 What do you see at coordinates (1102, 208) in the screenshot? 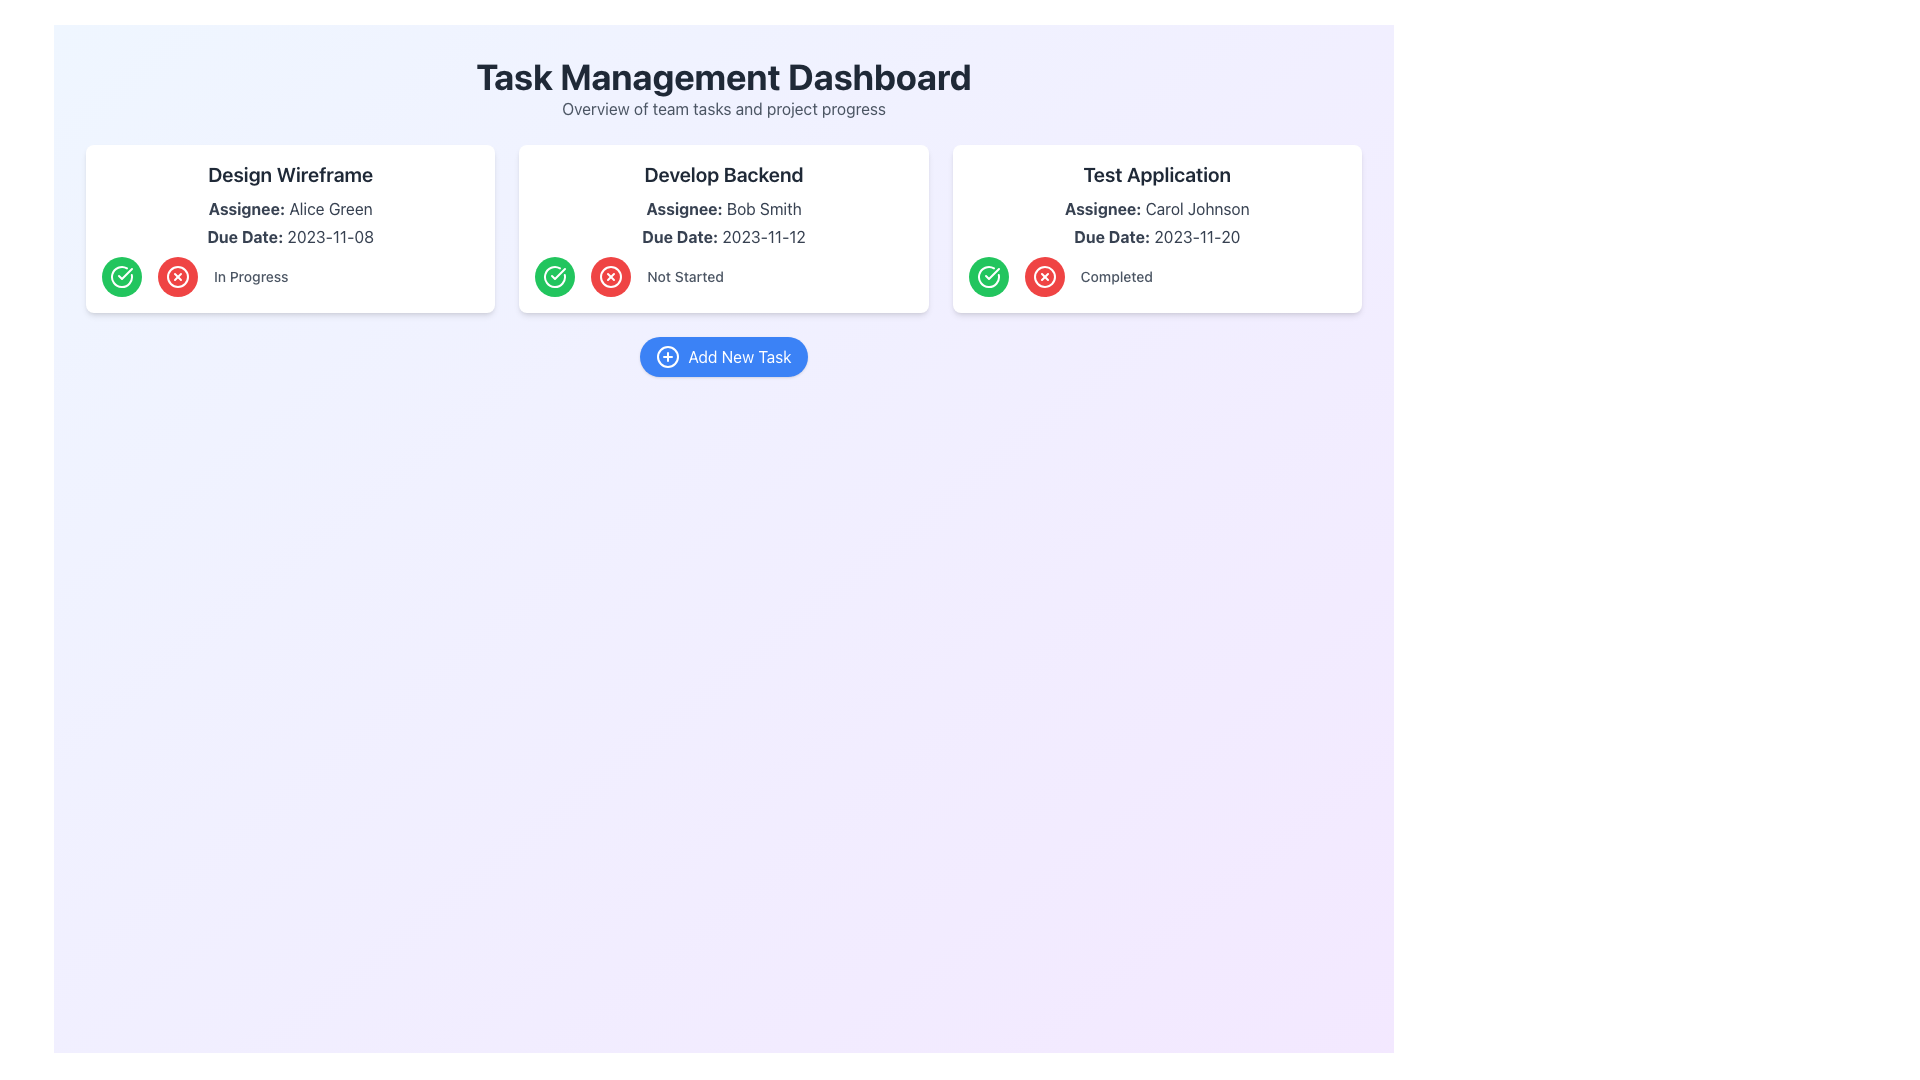
I see `the text label reading 'Assignee:' styled in dark gray and bold font, located in the 'Test Application' task card above the assignee's name, Carol Johnson` at bounding box center [1102, 208].